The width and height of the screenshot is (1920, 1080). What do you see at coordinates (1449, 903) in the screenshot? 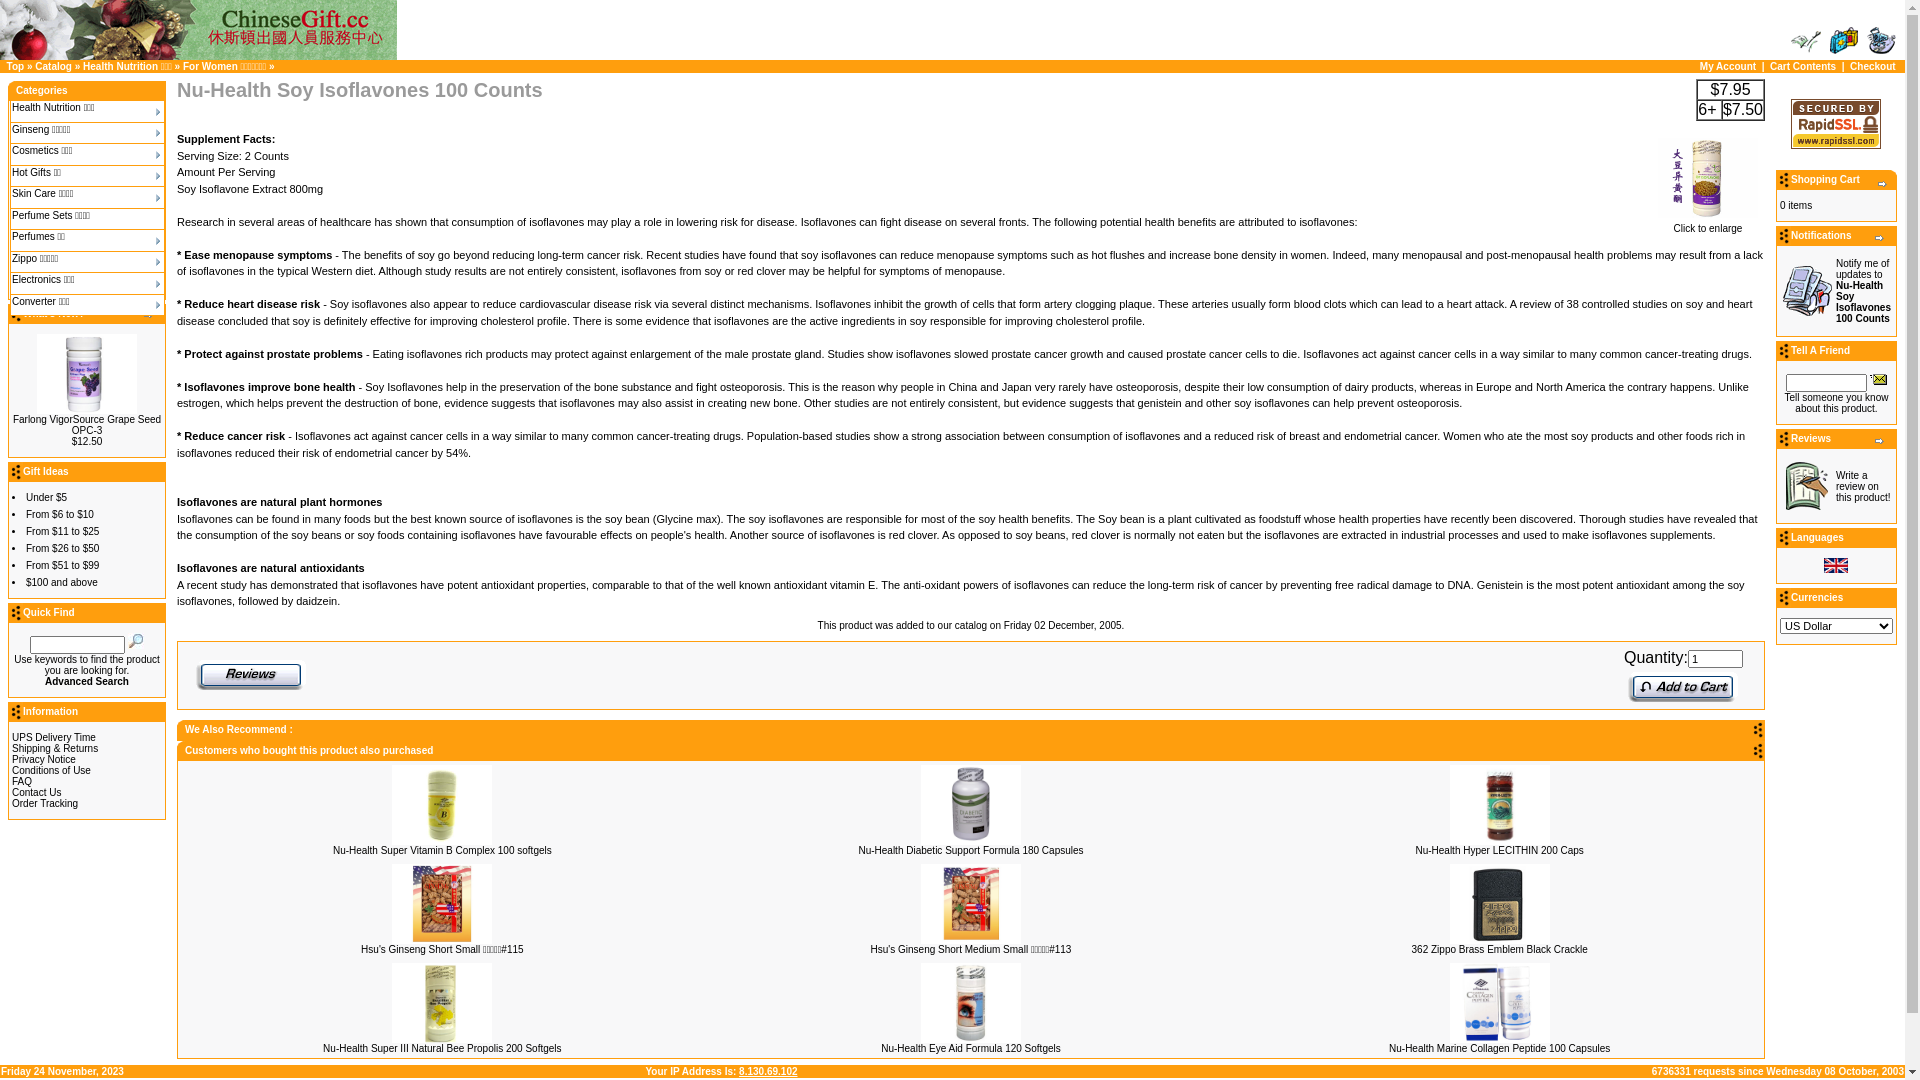
I see `' 362 Zippo Brass Emblem Black Crackle '` at bounding box center [1449, 903].